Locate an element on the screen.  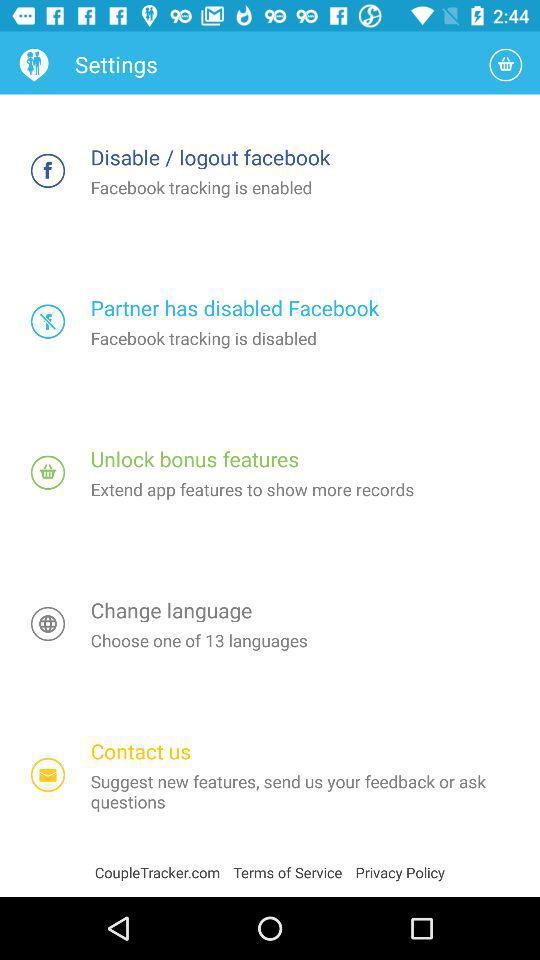
app next to privacy policy icon is located at coordinates (293, 871).